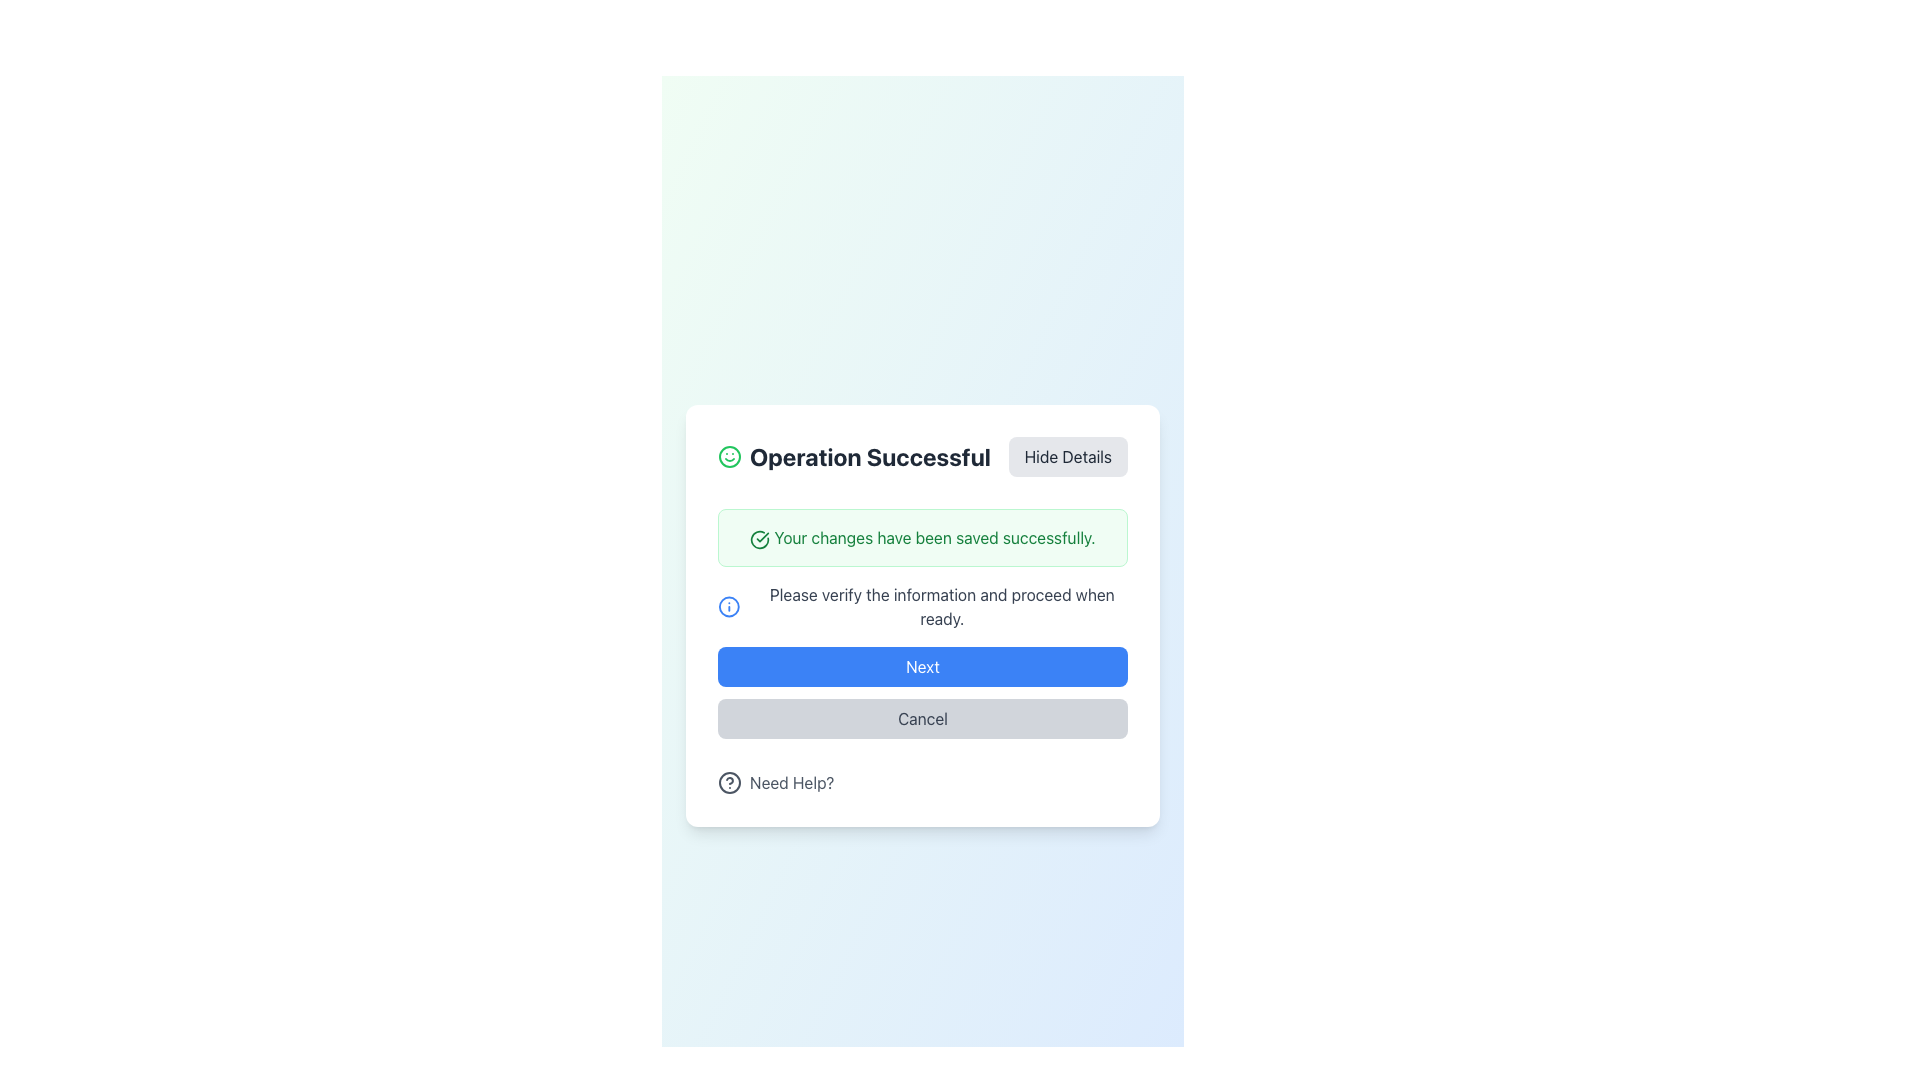 Image resolution: width=1920 pixels, height=1080 pixels. What do you see at coordinates (728, 605) in the screenshot?
I see `the circular icon with a blue stroke and central dot that signifies additional information, located above the text 'Please verify the information and proceed when ready.'` at bounding box center [728, 605].